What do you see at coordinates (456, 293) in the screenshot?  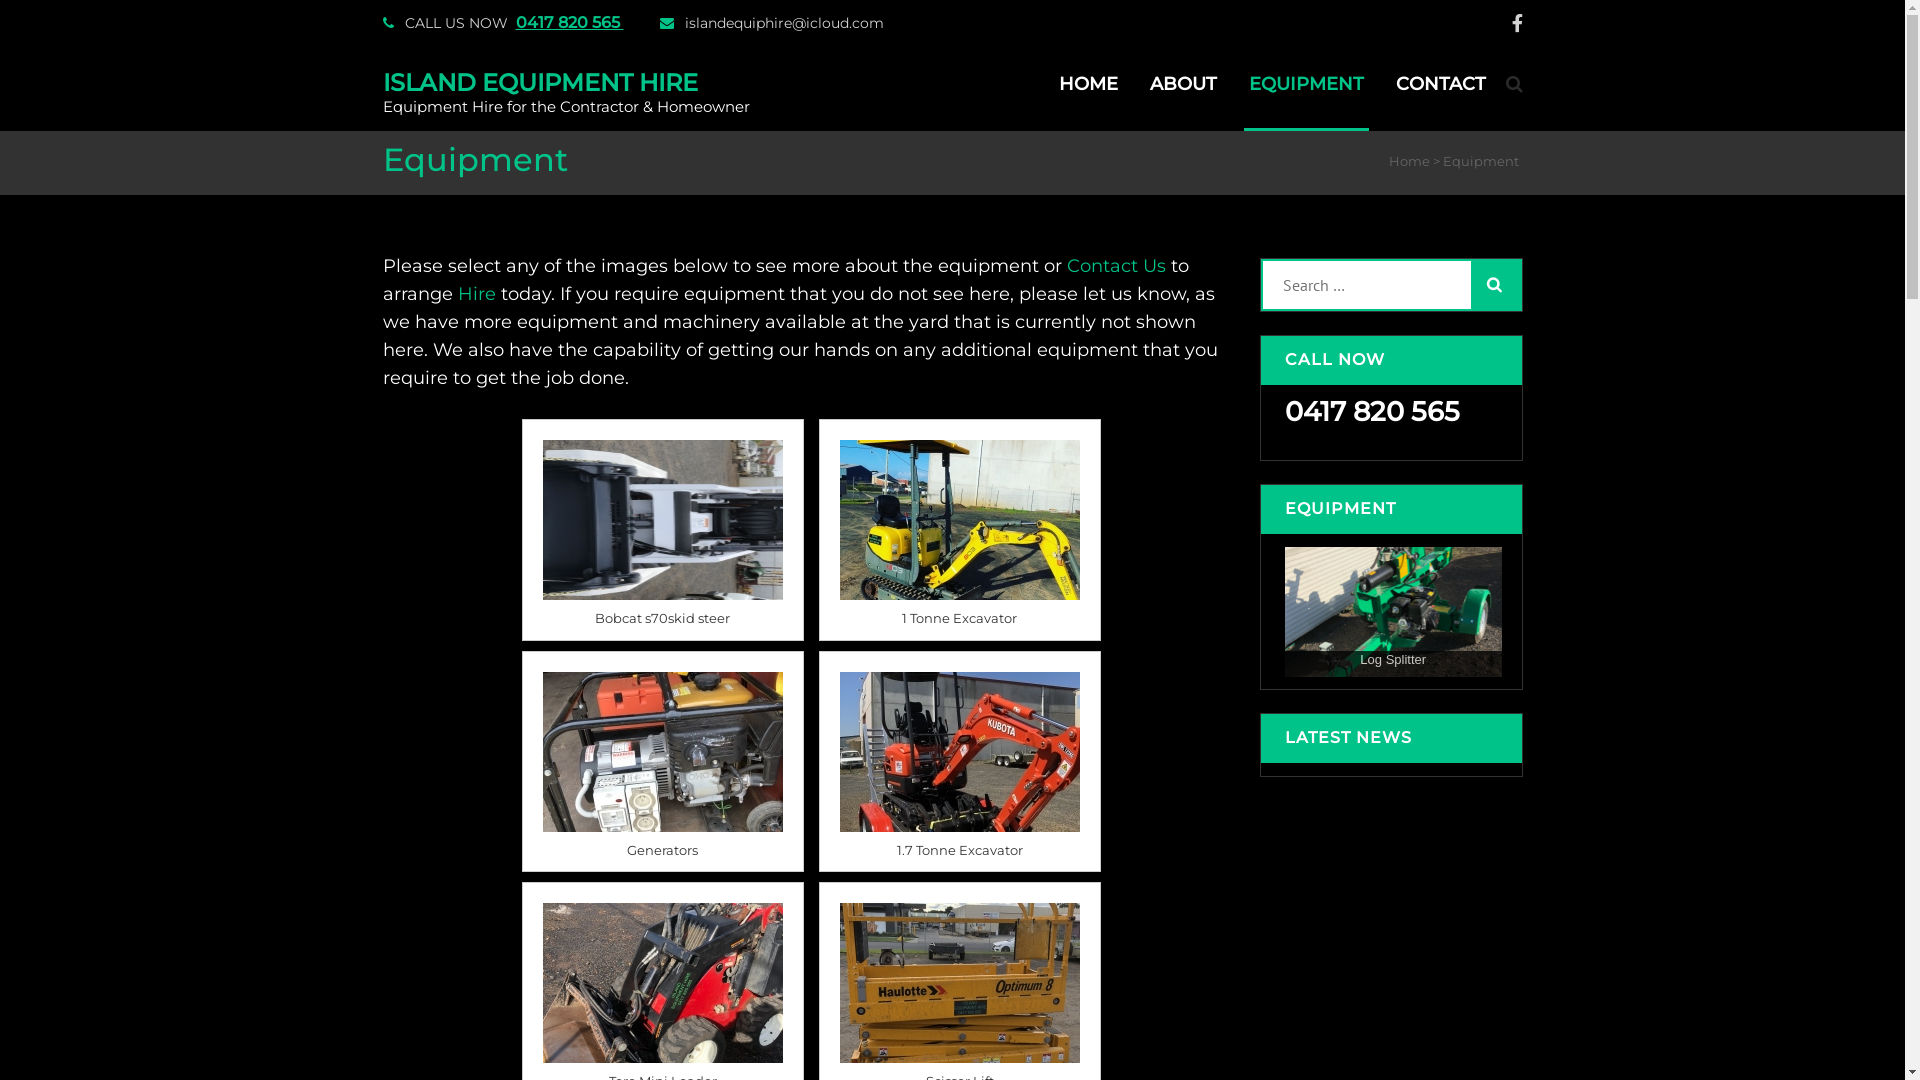 I see `'Hire'` at bounding box center [456, 293].